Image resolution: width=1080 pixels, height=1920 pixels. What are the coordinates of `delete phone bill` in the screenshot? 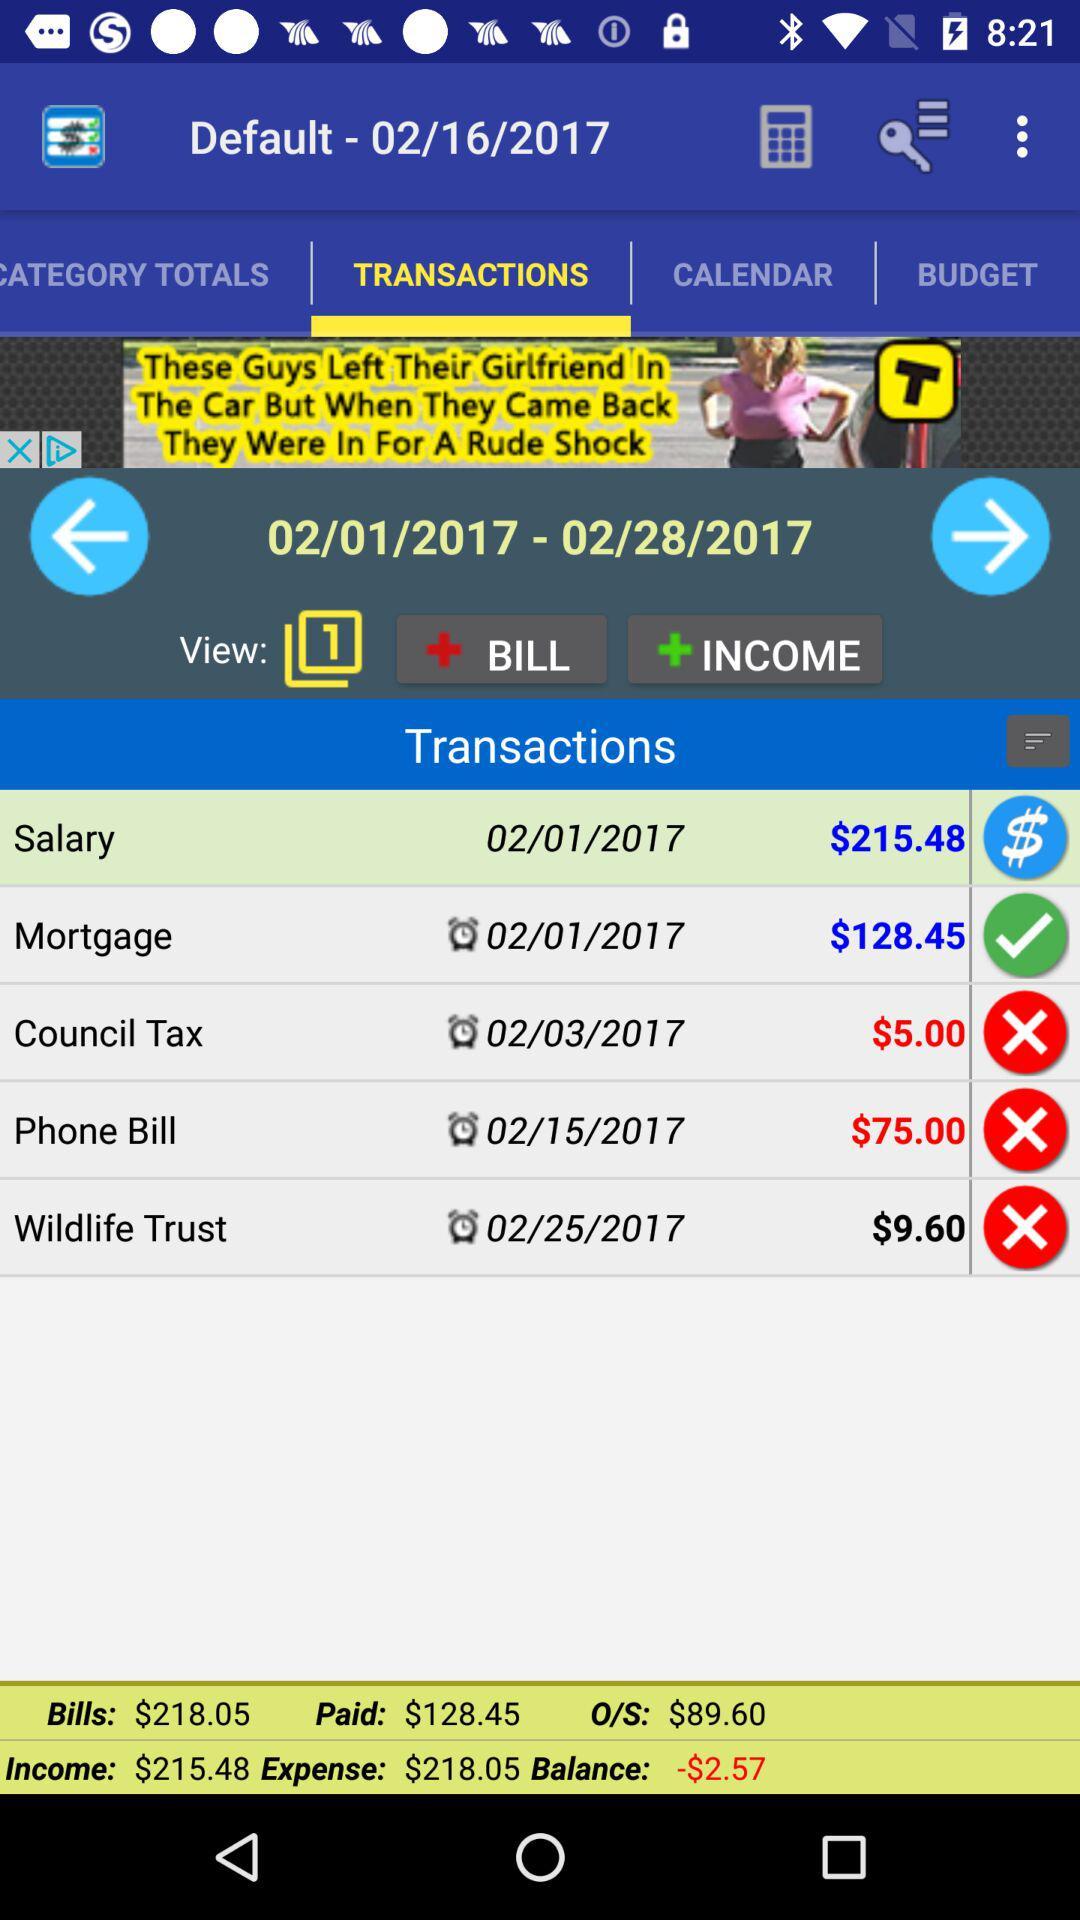 It's located at (1022, 1129).